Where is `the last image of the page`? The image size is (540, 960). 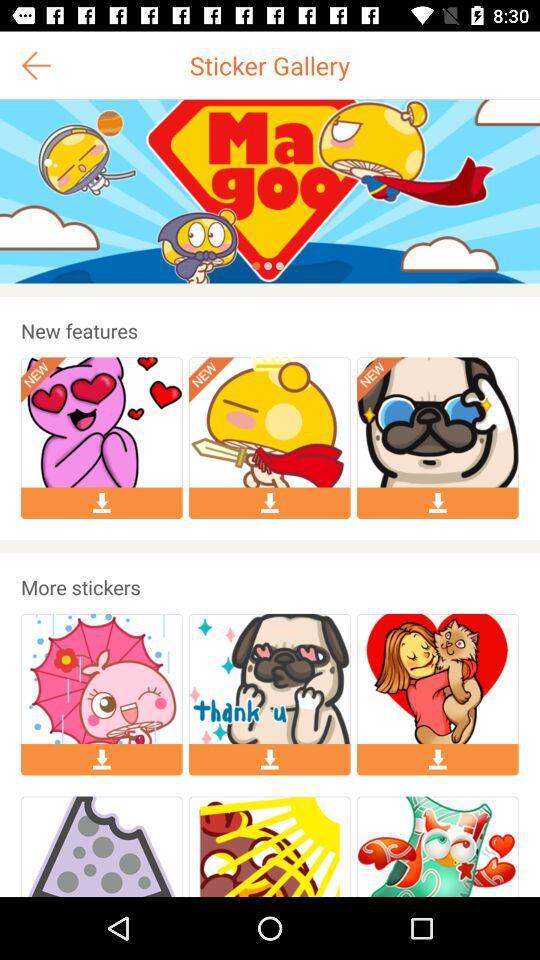 the last image of the page is located at coordinates (436, 846).